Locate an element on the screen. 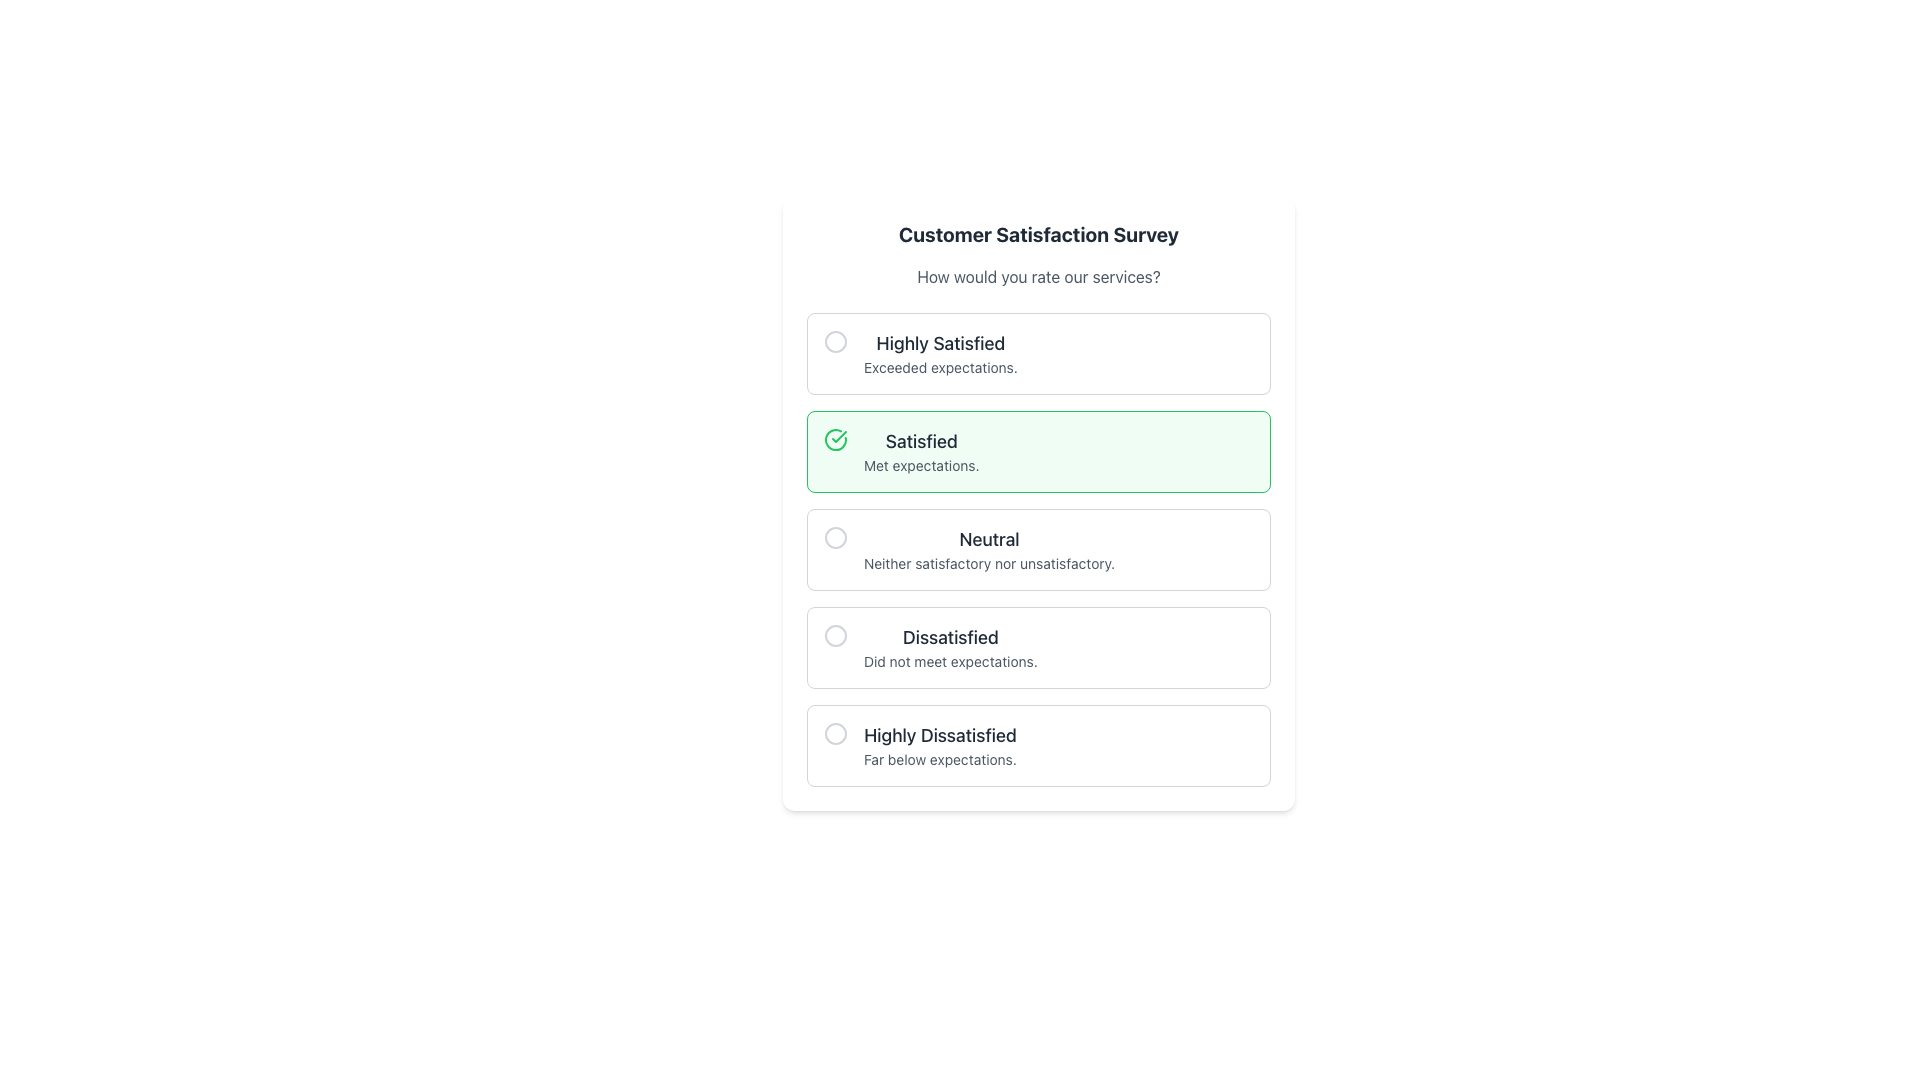 This screenshot has width=1920, height=1080. the 'Highly Satisfied' radio button option in the survey is located at coordinates (1038, 353).